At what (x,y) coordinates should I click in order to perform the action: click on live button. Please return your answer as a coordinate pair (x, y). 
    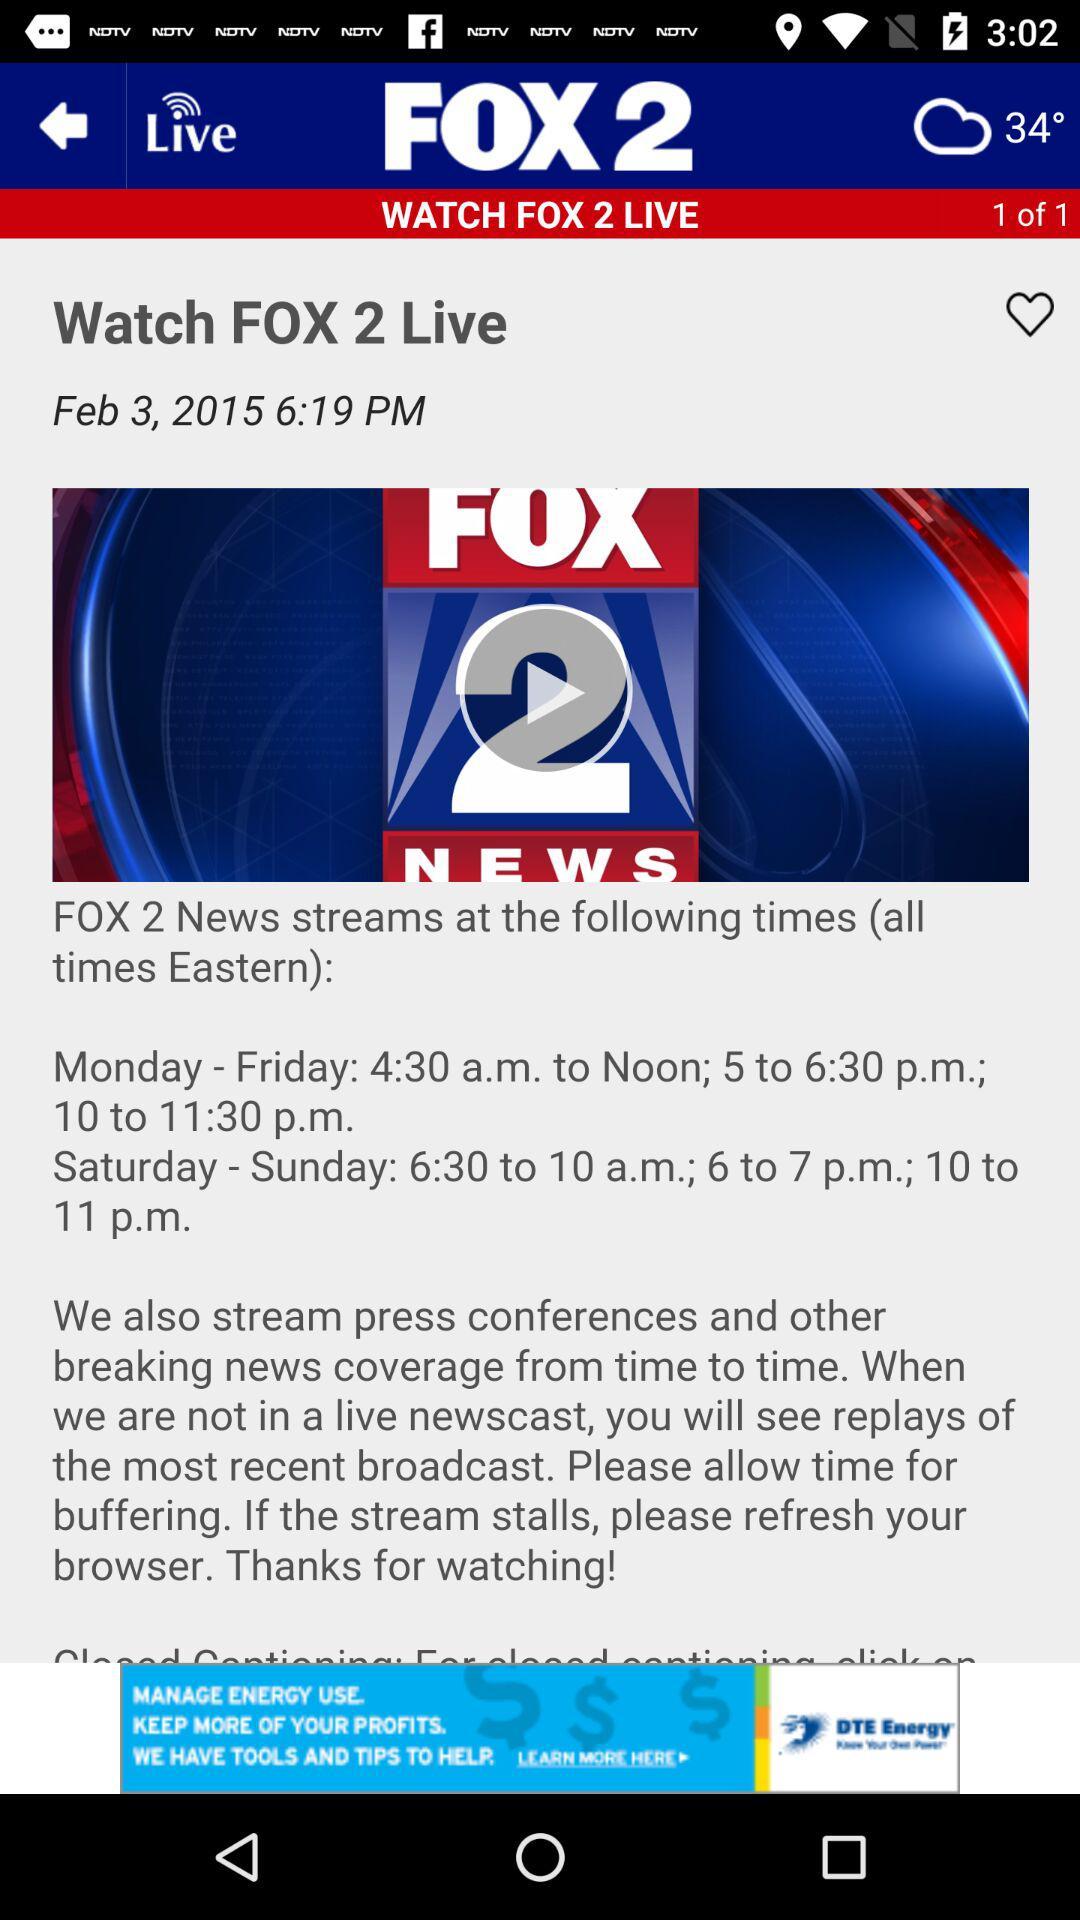
    Looking at the image, I should click on (189, 124).